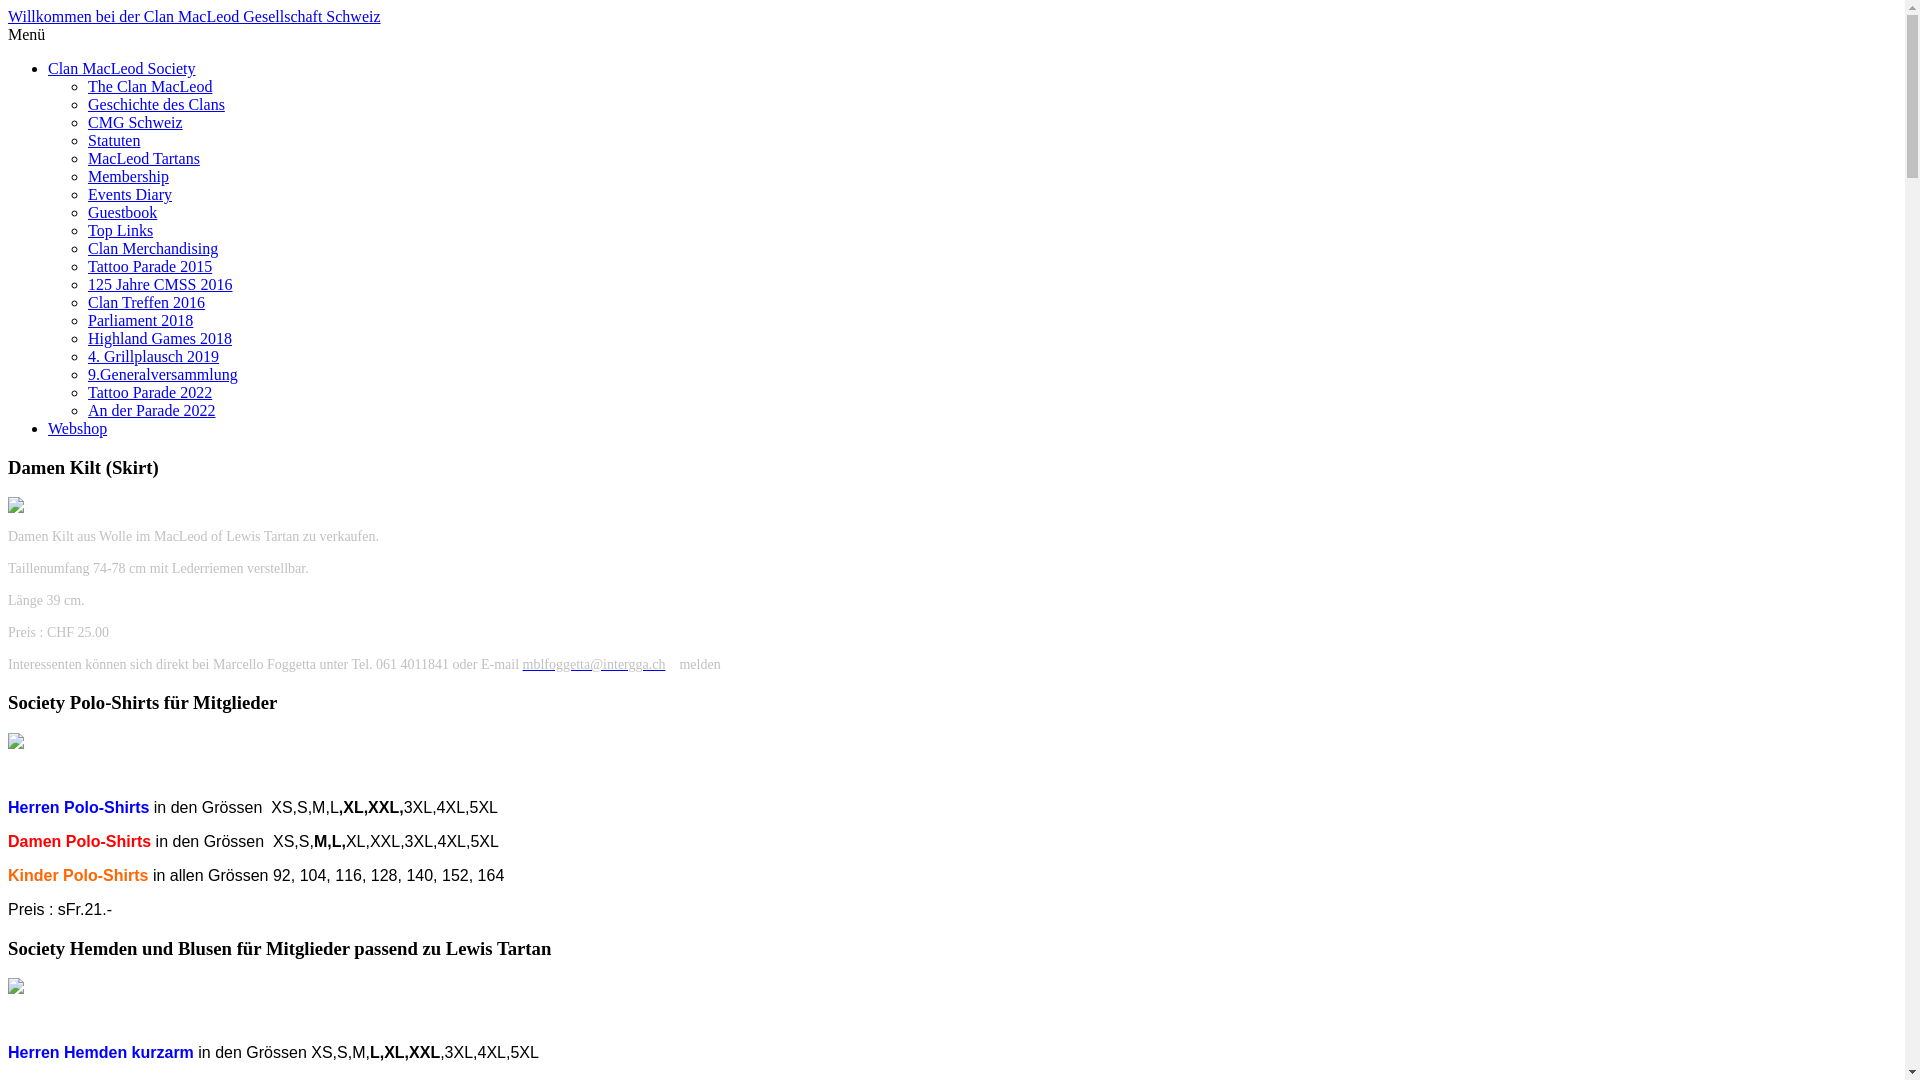 The height and width of the screenshot is (1080, 1920). Describe the element at coordinates (128, 194) in the screenshot. I see `'Events Diary'` at that location.